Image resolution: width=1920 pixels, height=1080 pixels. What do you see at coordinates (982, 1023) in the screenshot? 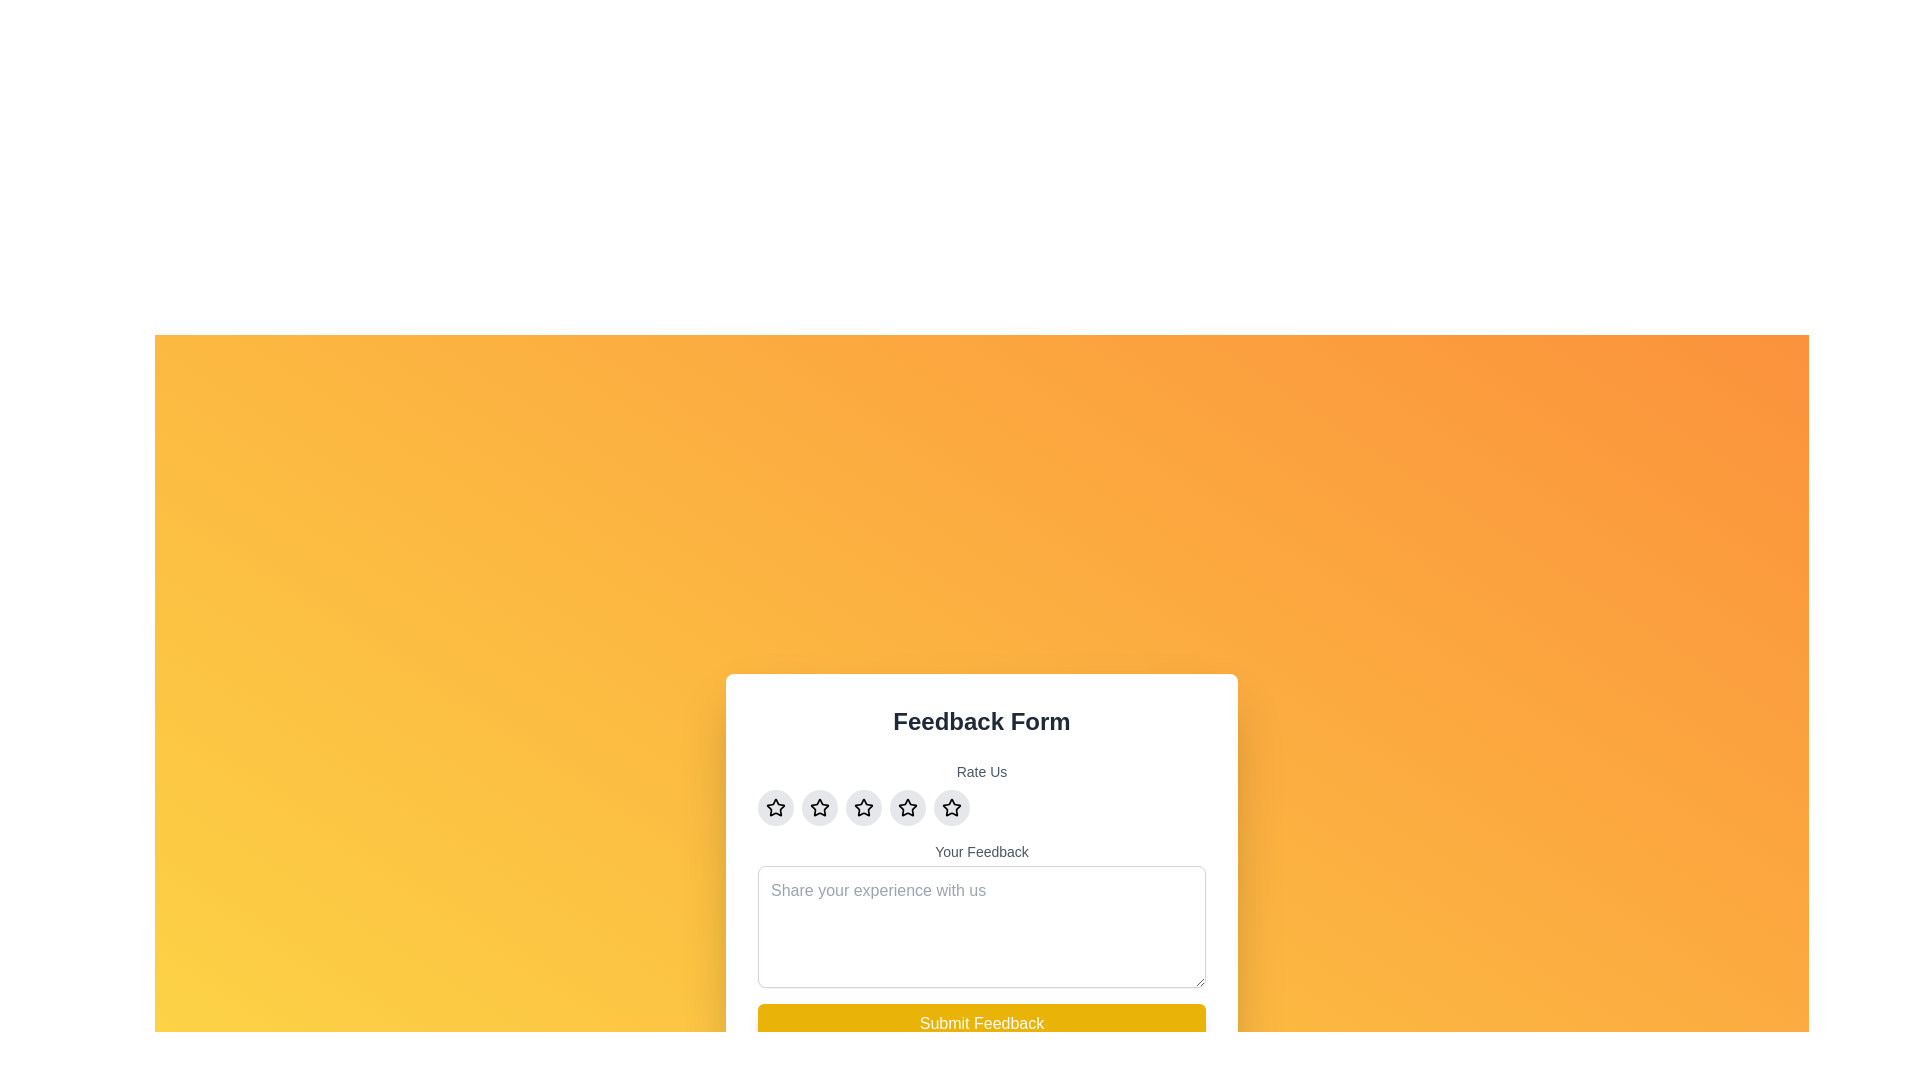
I see `the feedback submission button located at the bottom of the feedback form` at bounding box center [982, 1023].